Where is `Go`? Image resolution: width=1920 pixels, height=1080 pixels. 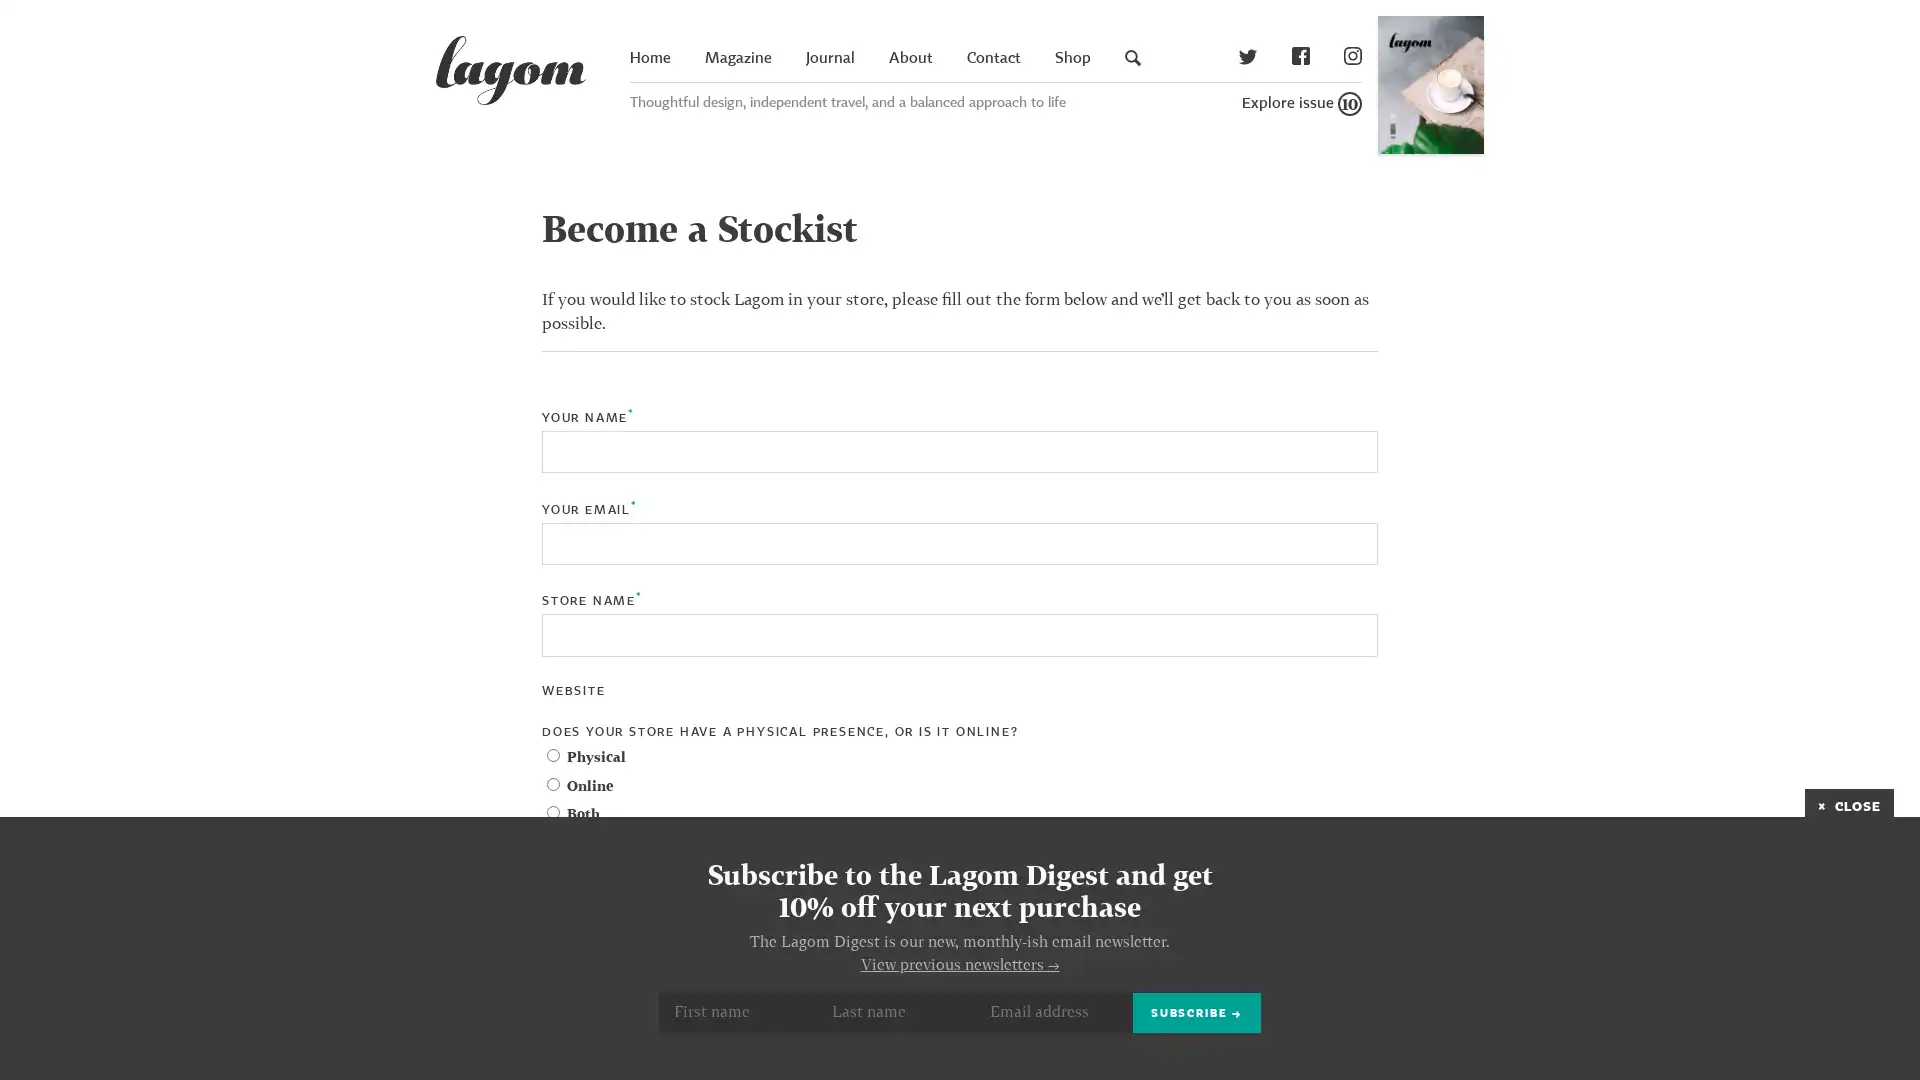 Go is located at coordinates (1563, 79).